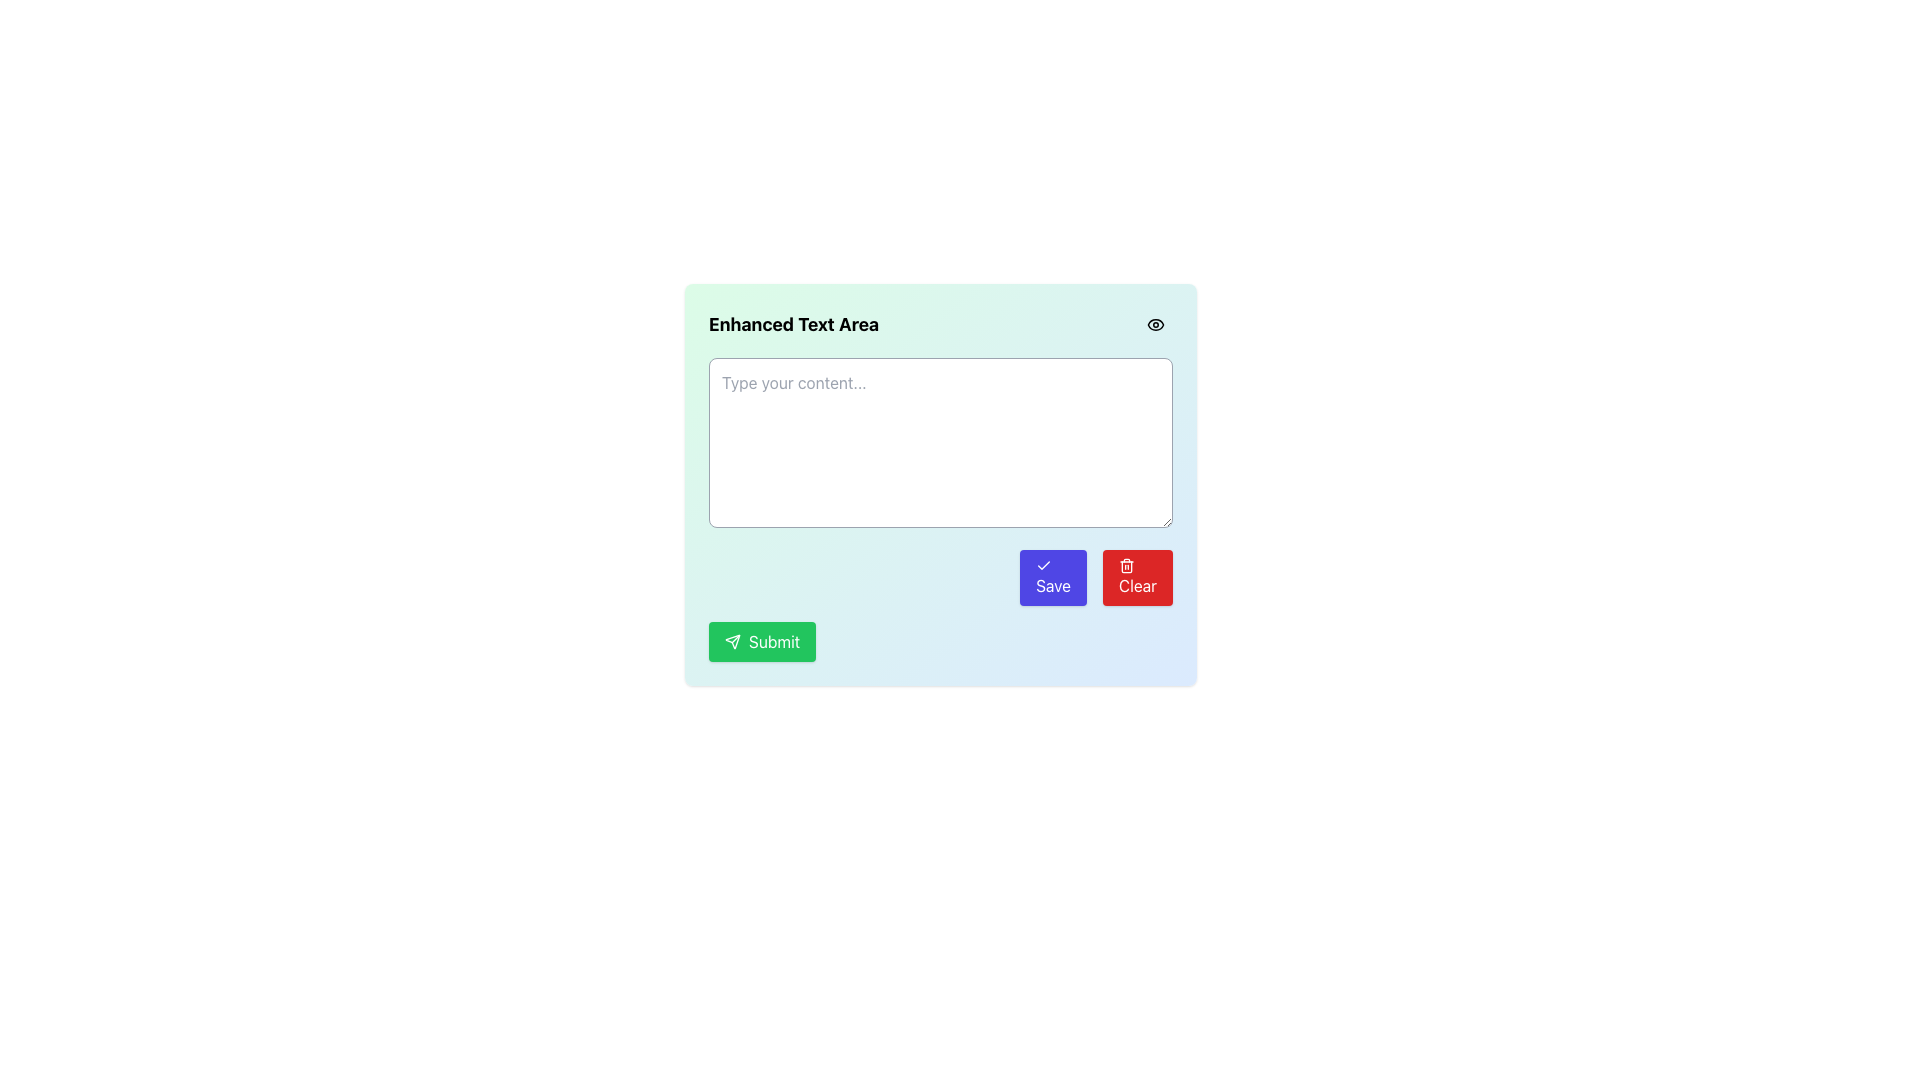 The height and width of the screenshot is (1080, 1920). Describe the element at coordinates (1052, 578) in the screenshot. I see `the 'Save' button located at the bottom left of the card` at that location.